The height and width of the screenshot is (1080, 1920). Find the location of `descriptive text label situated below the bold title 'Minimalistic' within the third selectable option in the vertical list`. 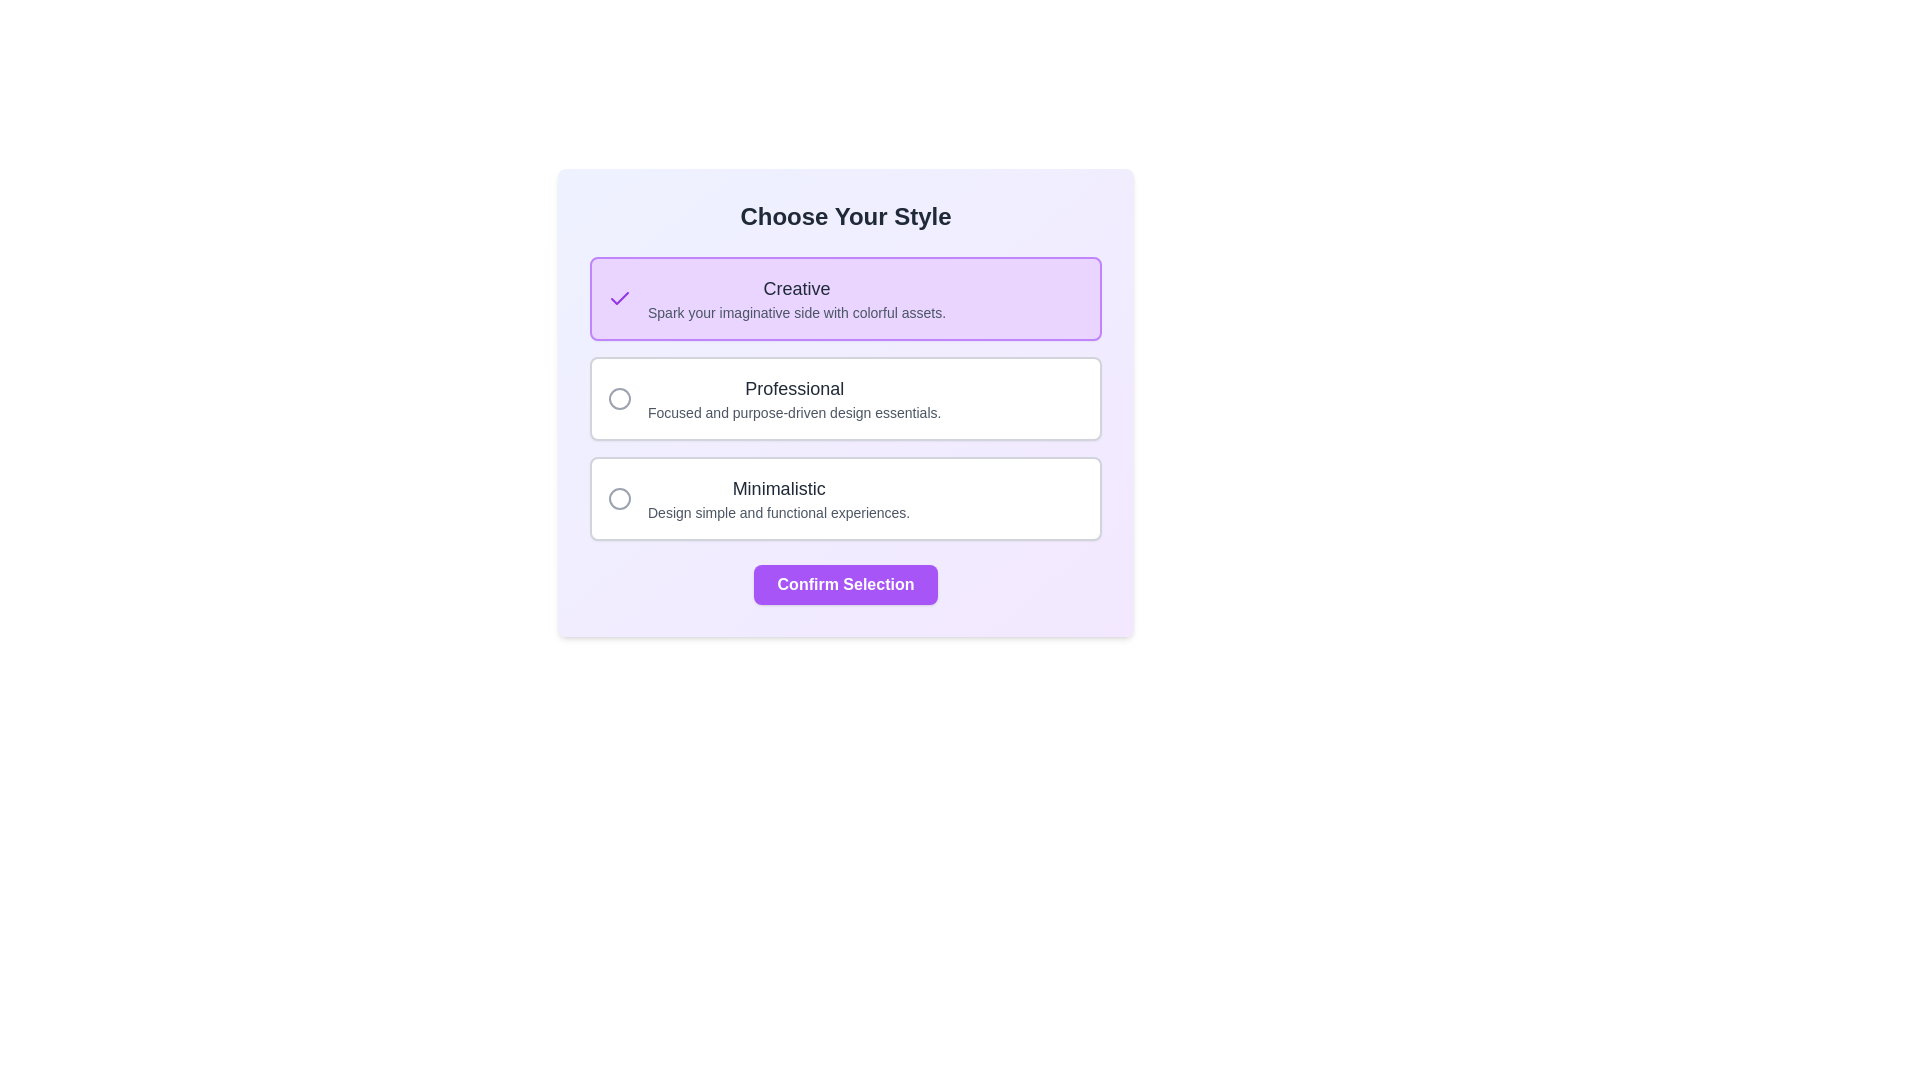

descriptive text label situated below the bold title 'Minimalistic' within the third selectable option in the vertical list is located at coordinates (778, 512).